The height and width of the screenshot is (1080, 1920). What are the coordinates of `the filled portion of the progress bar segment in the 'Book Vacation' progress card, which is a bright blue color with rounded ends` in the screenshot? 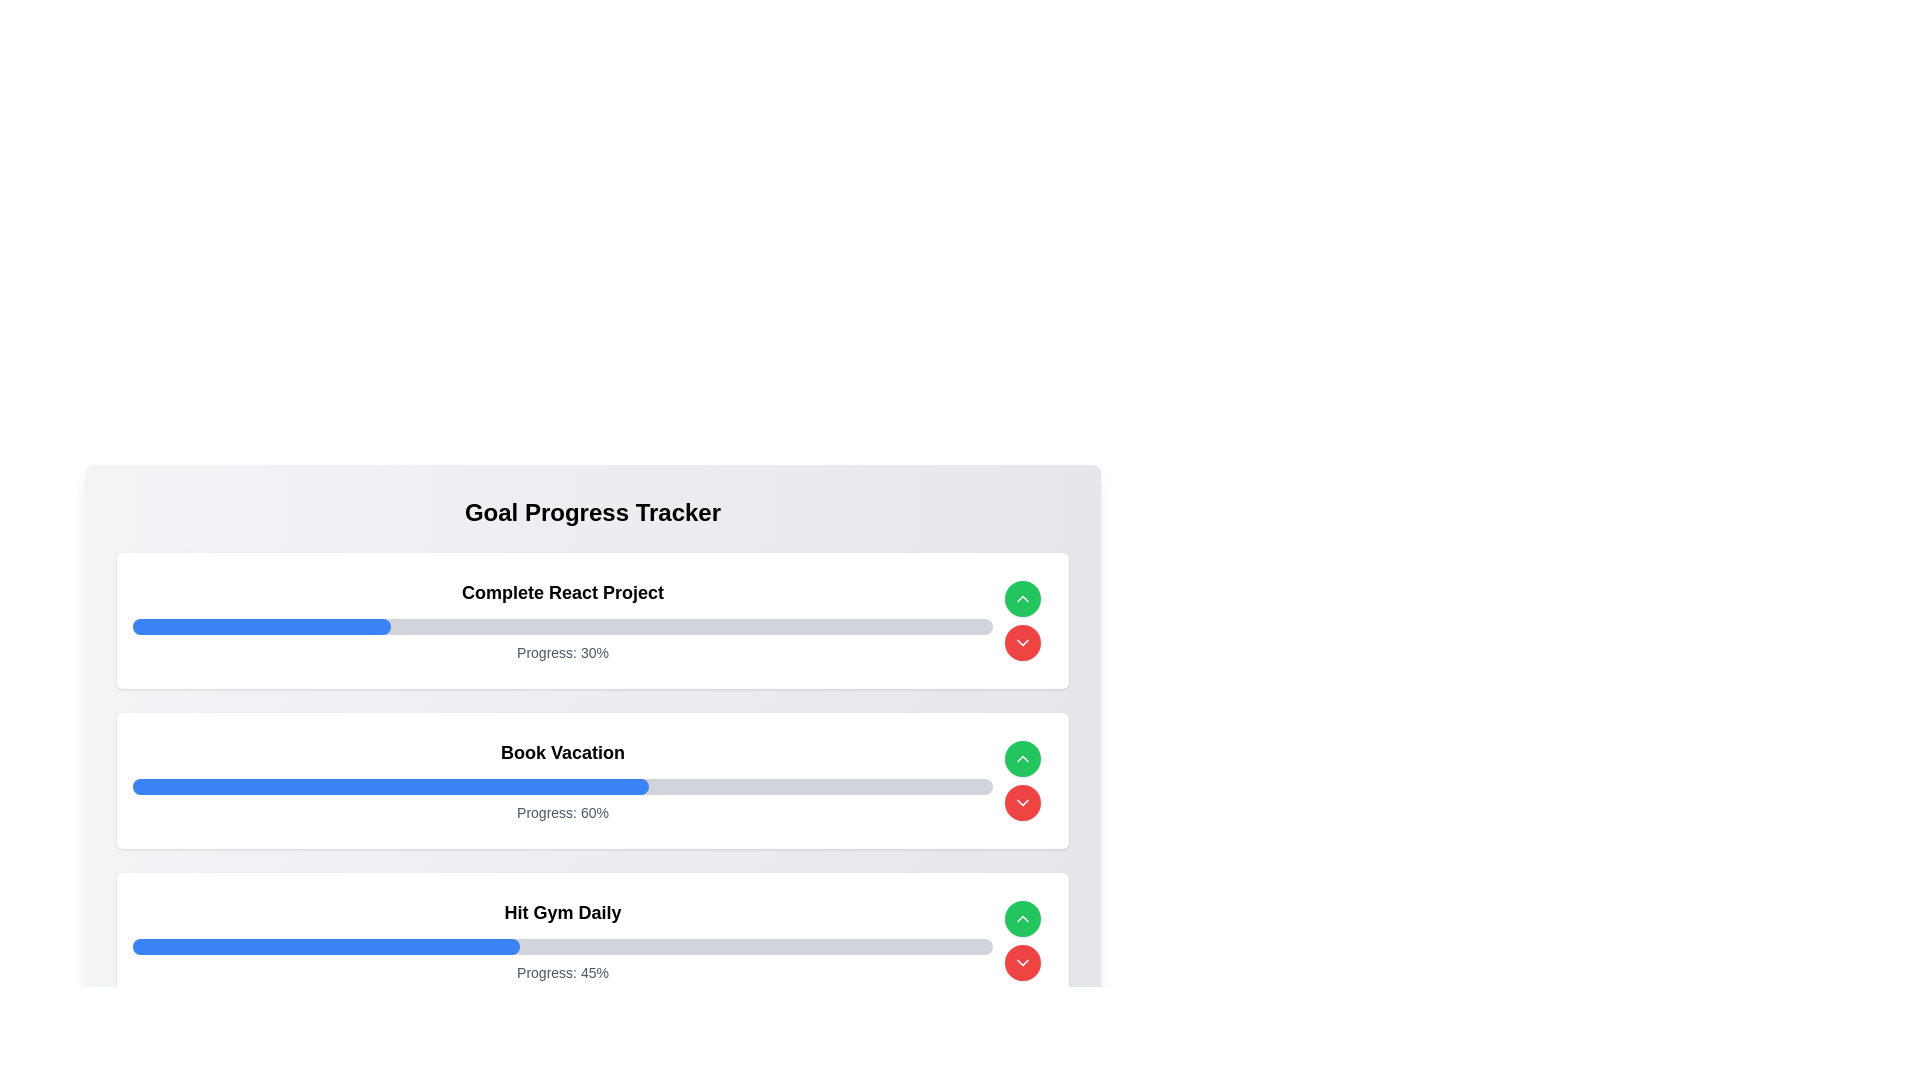 It's located at (390, 785).